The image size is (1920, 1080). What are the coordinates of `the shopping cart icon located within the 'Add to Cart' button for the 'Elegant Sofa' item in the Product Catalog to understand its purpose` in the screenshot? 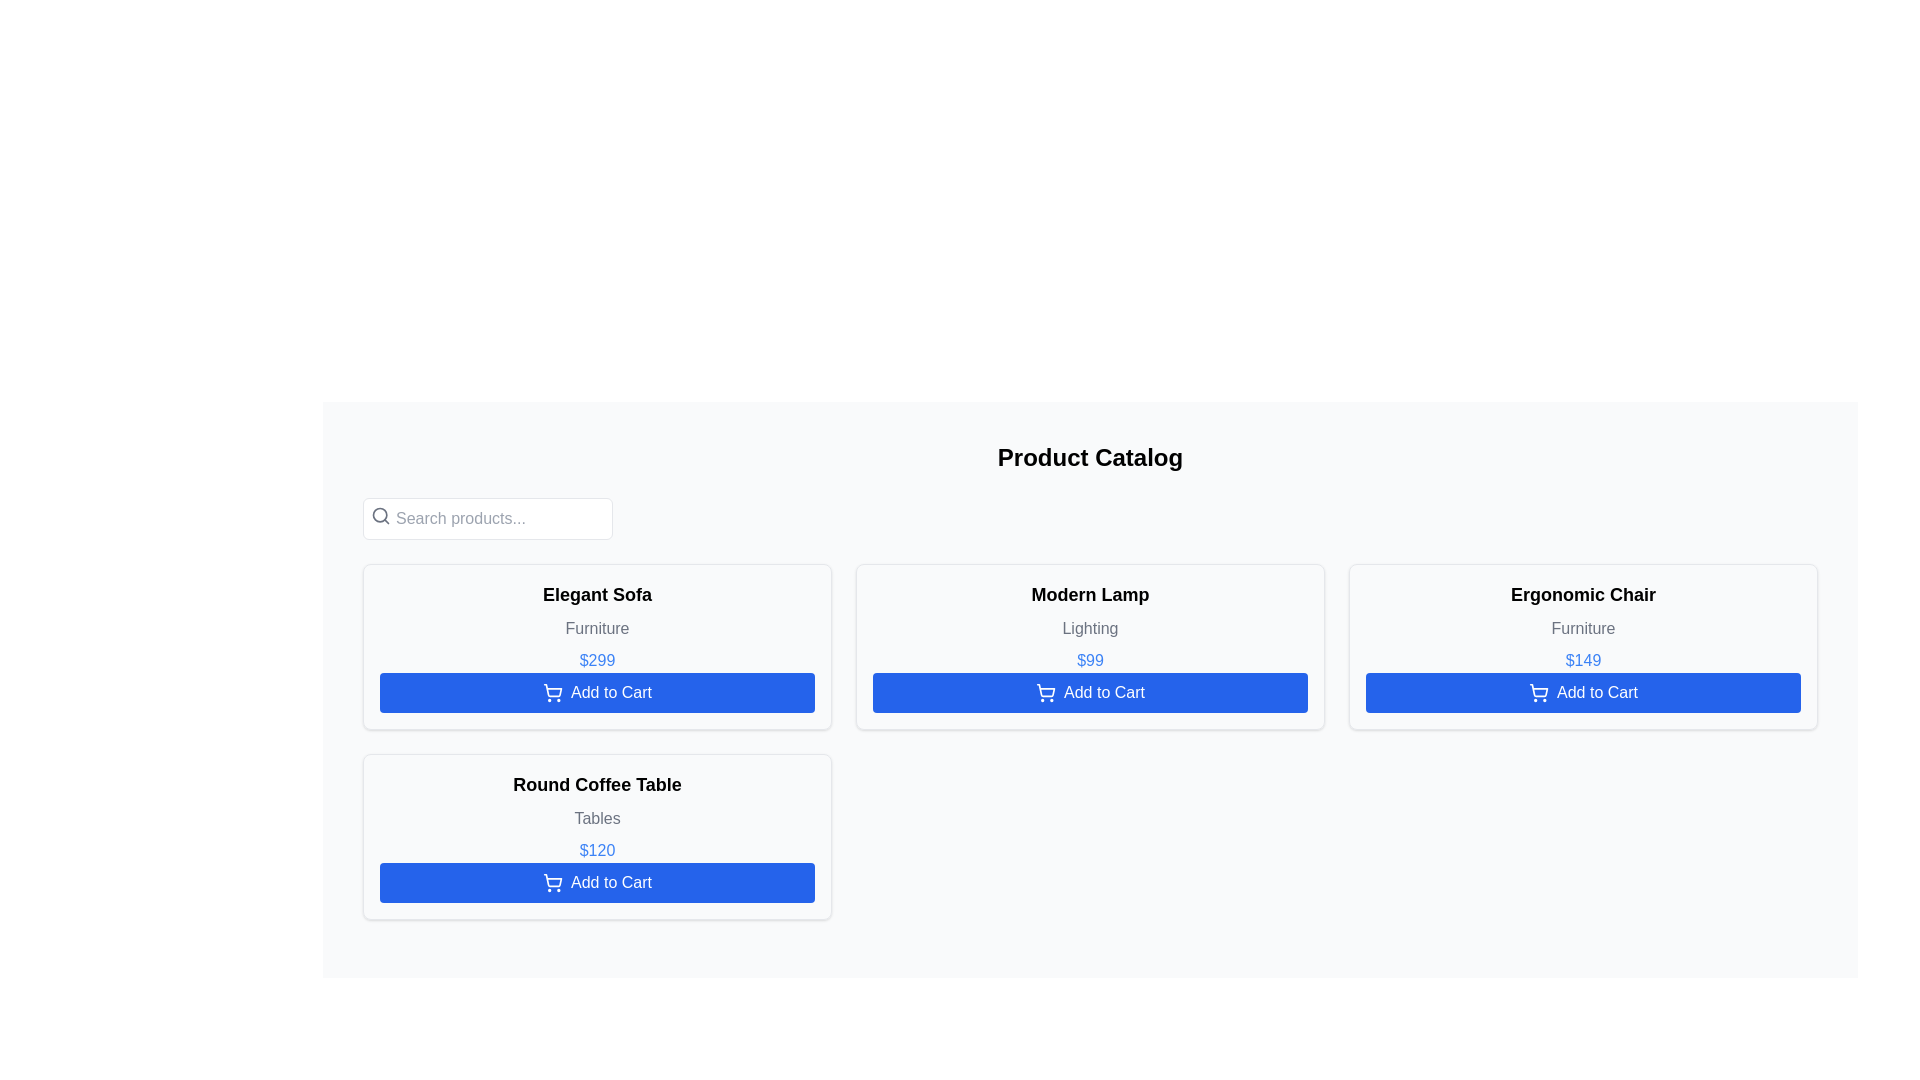 It's located at (552, 692).